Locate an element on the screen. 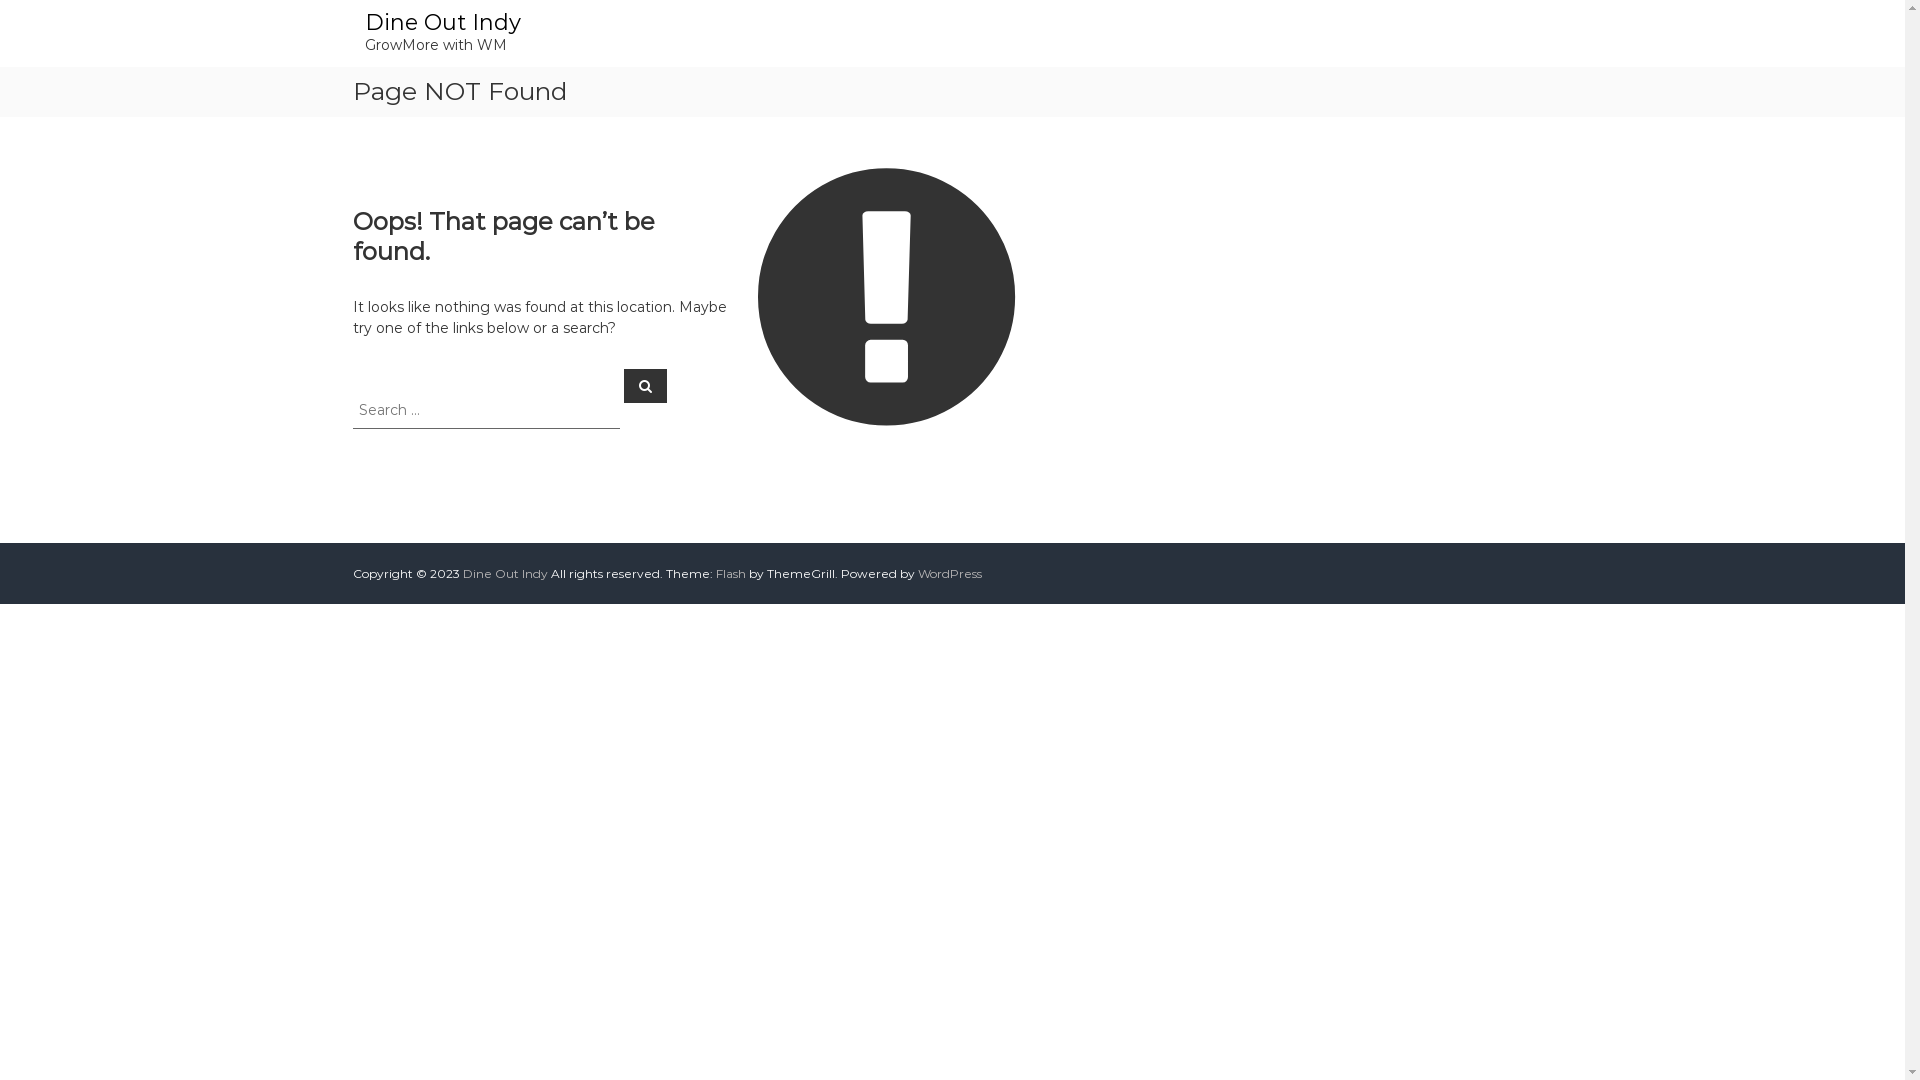 The image size is (1920, 1080). 'Flash' is located at coordinates (729, 573).